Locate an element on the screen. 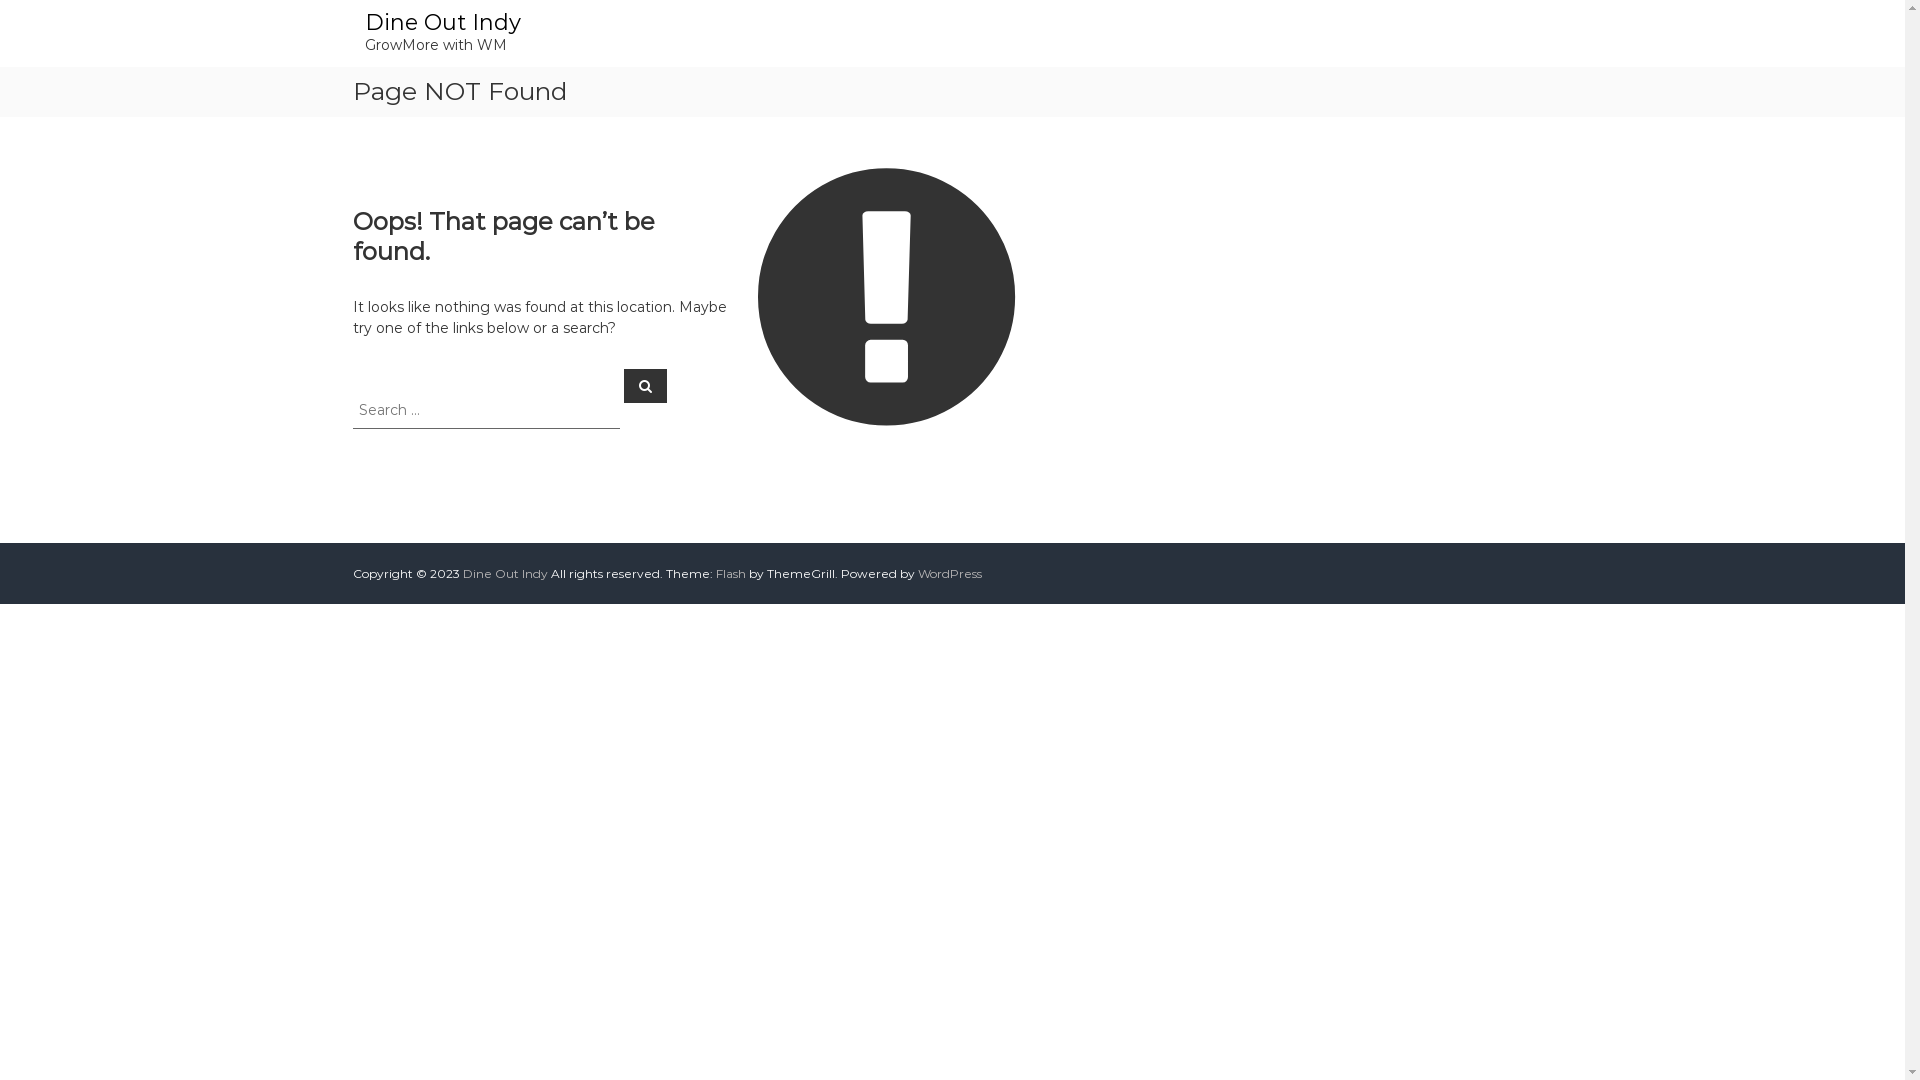 The image size is (1920, 1080). 'Flash' is located at coordinates (729, 573).